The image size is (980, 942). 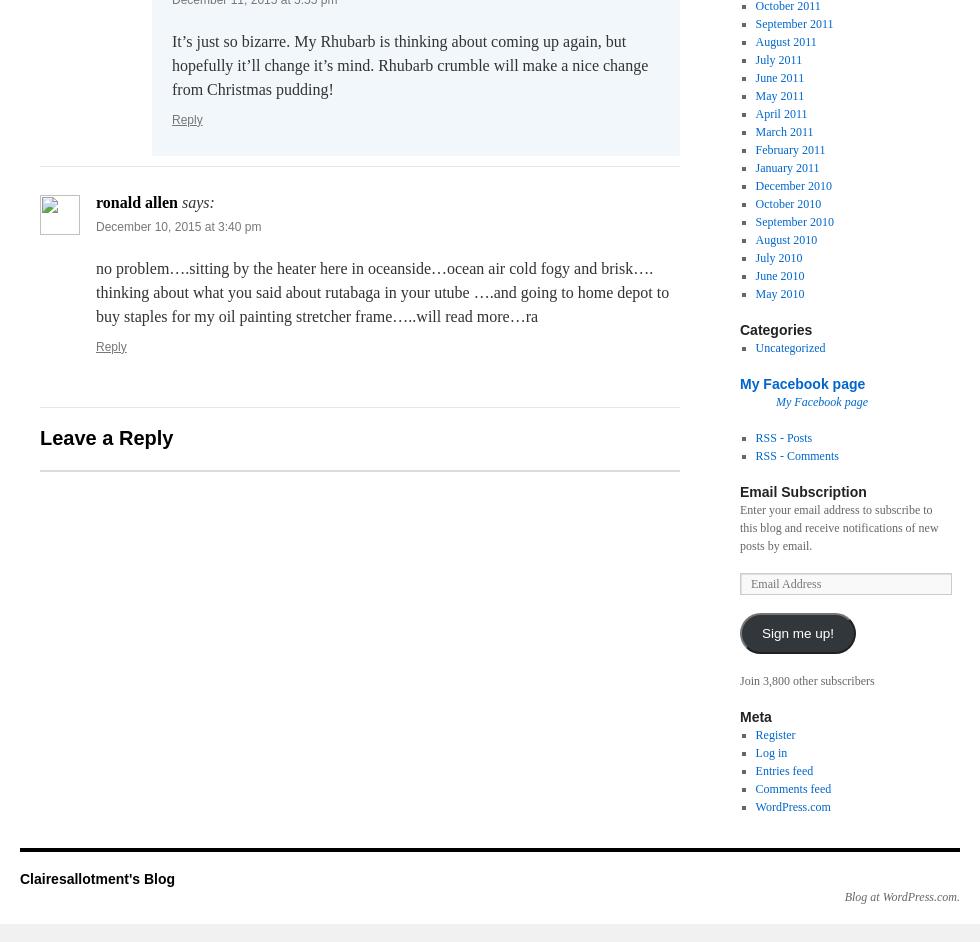 I want to click on 'May 2010', so click(x=779, y=293).